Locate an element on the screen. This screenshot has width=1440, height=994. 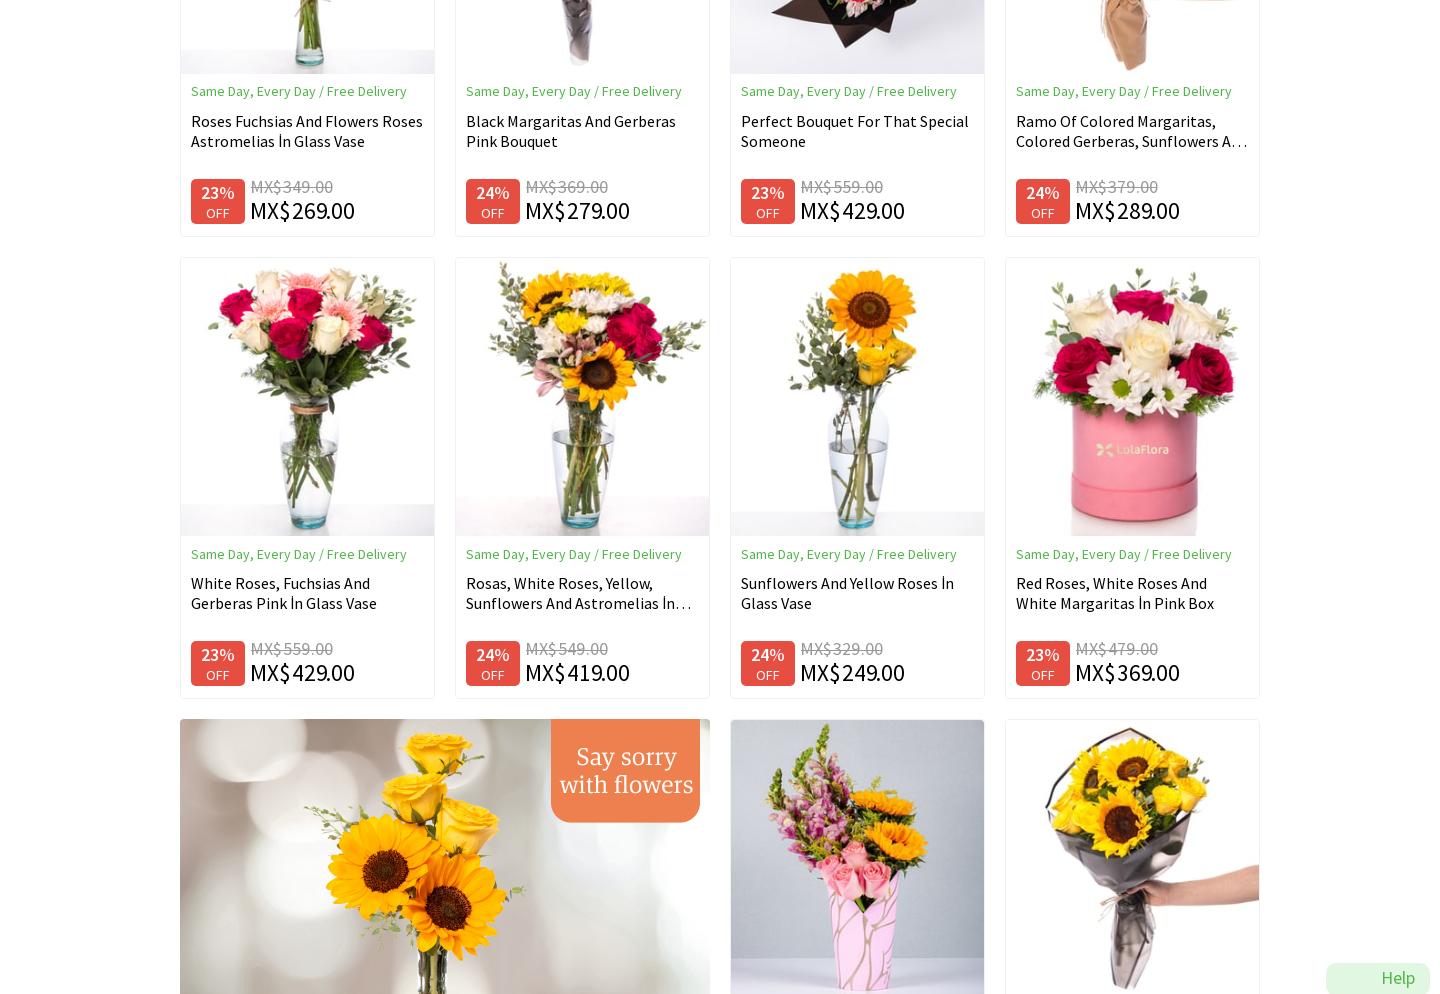
'379' is located at coordinates (1120, 185).